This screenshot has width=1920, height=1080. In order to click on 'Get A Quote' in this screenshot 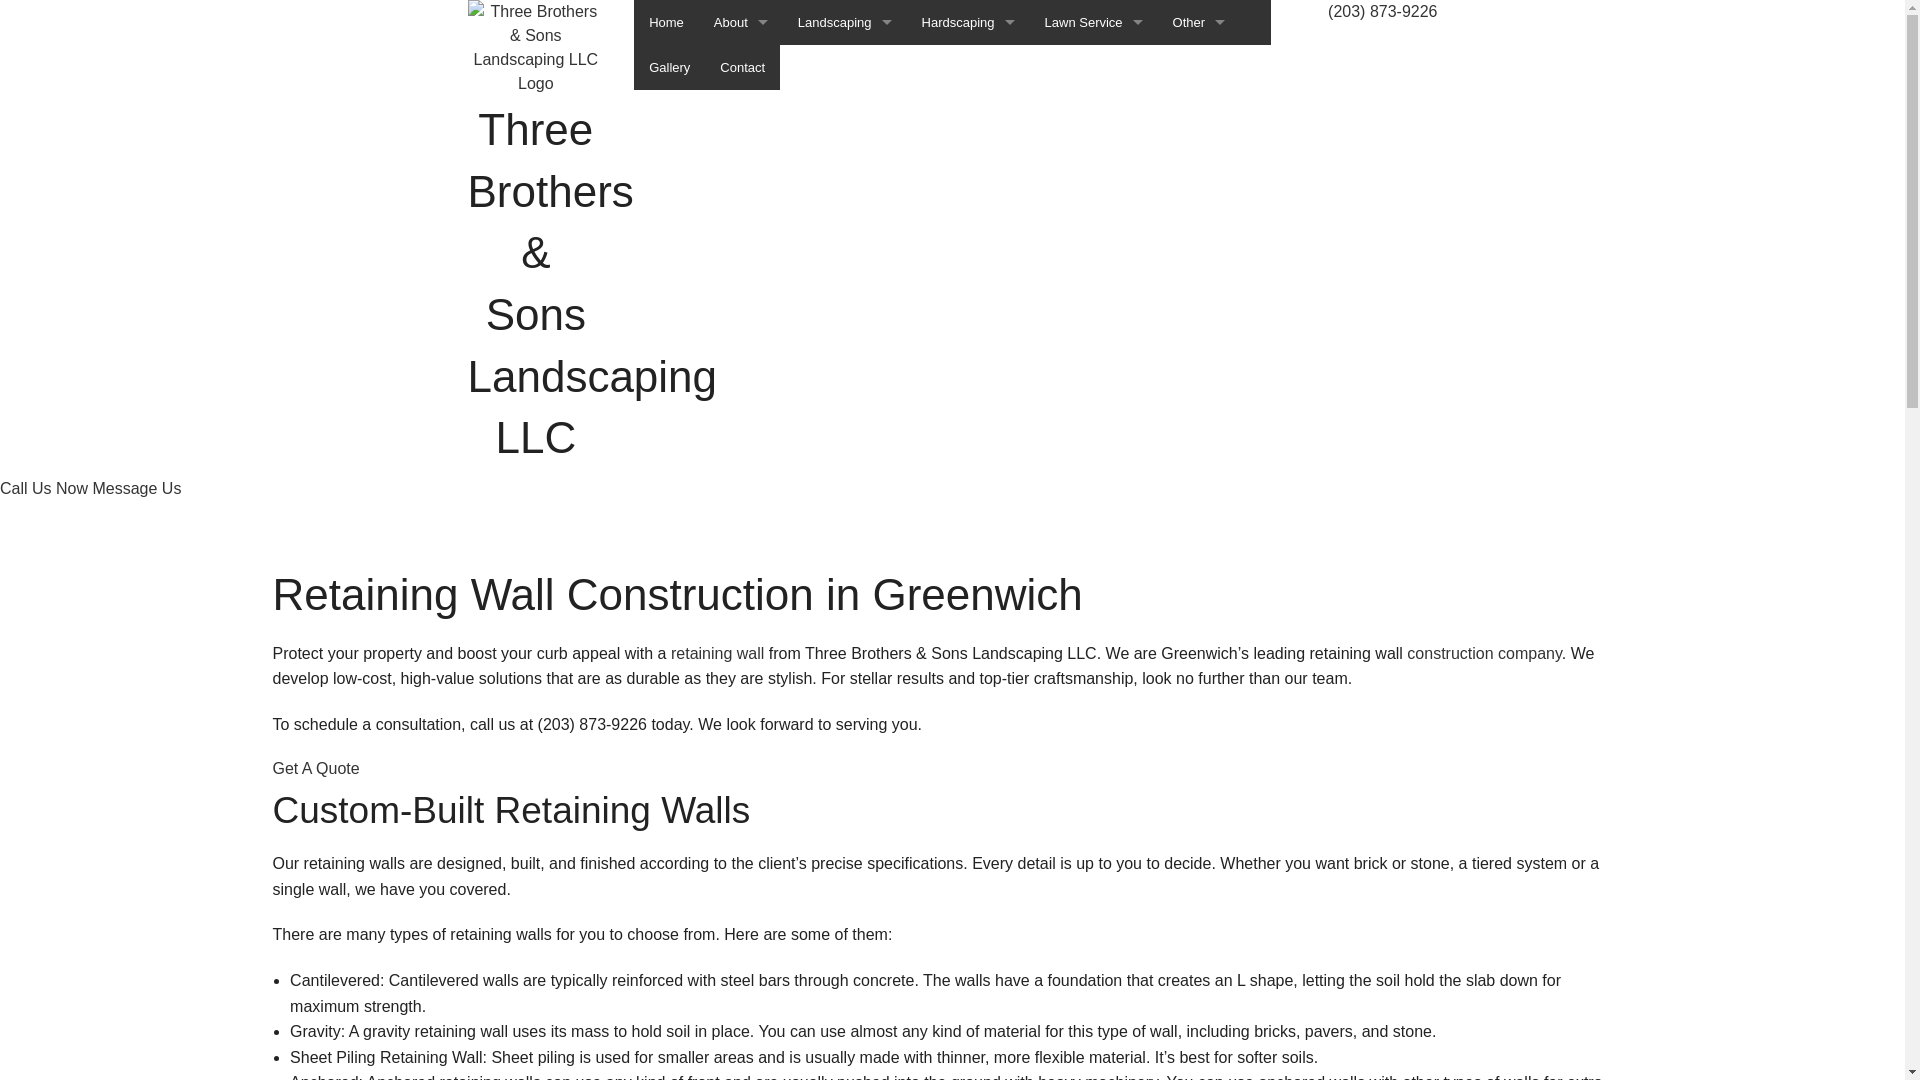, I will do `click(314, 767)`.